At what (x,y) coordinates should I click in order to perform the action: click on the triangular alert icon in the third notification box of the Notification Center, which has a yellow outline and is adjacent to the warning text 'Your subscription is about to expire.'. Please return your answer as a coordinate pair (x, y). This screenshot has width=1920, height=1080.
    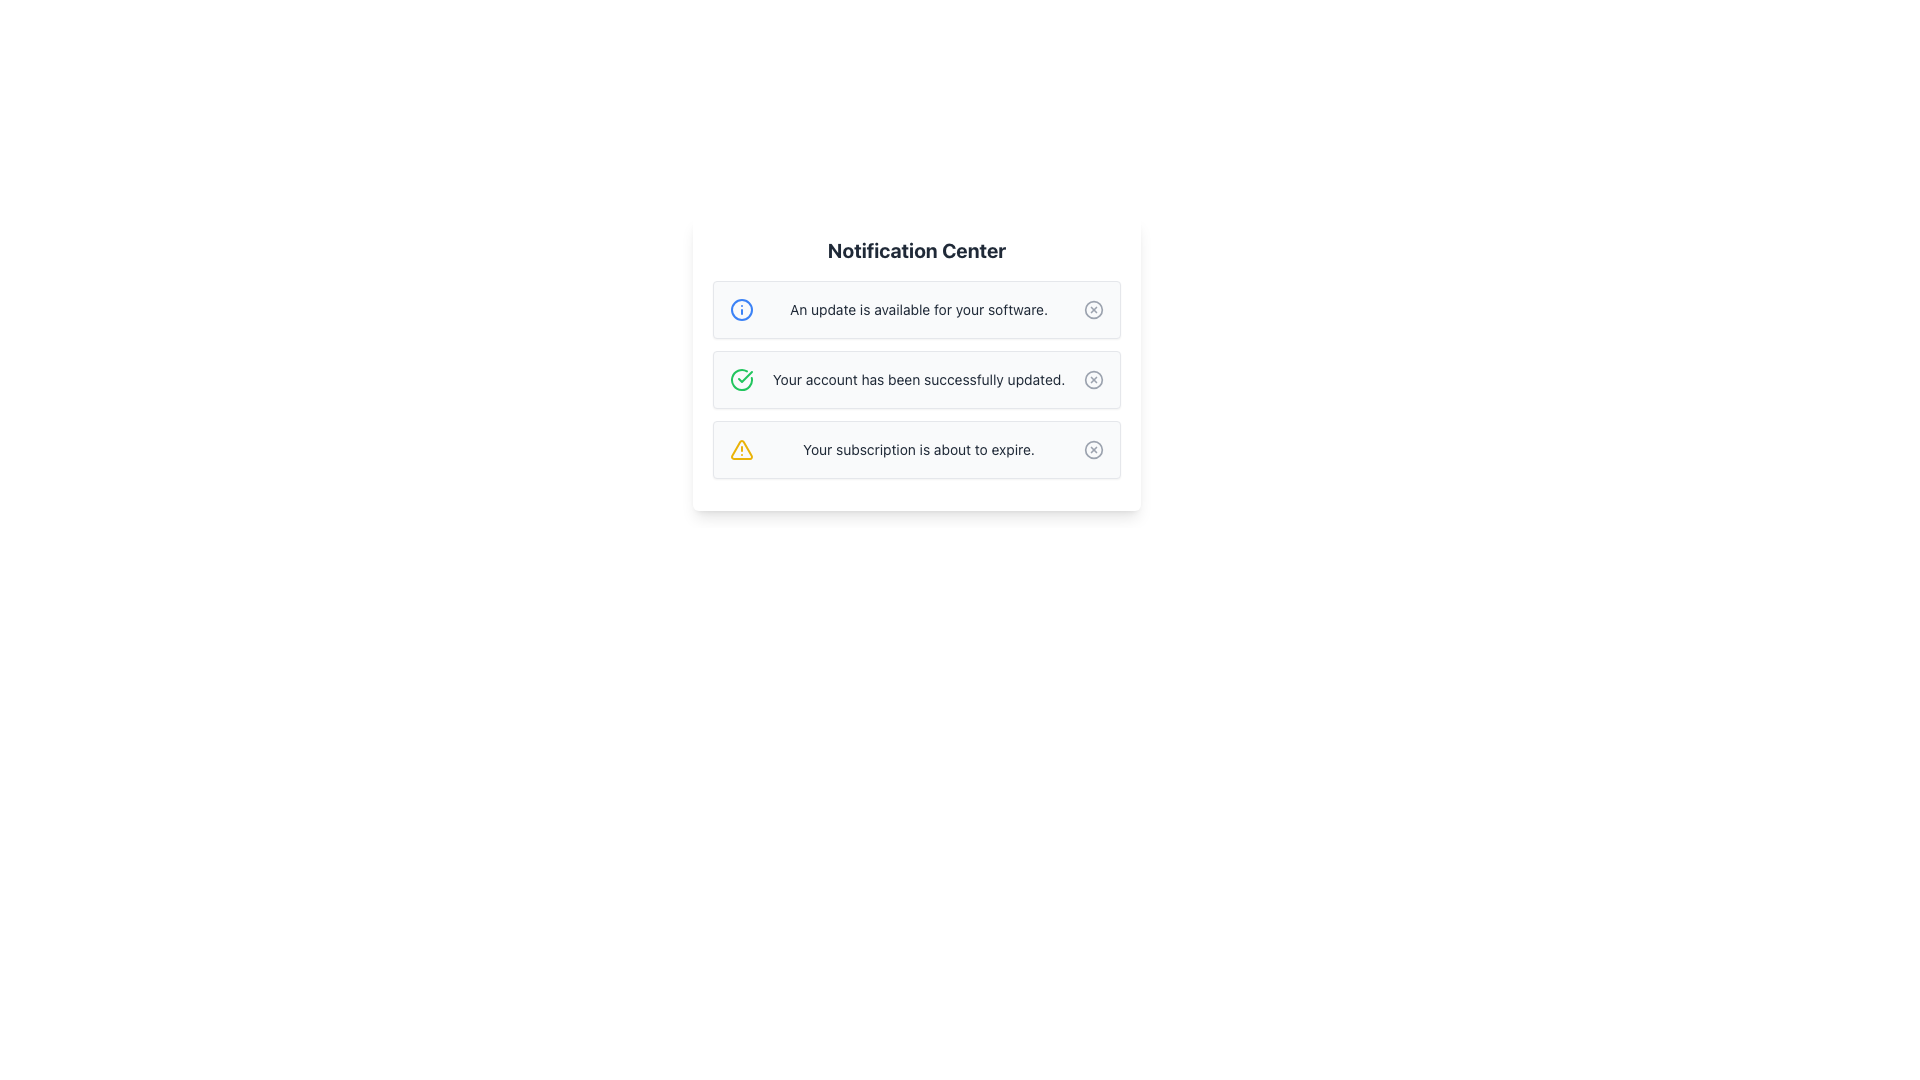
    Looking at the image, I should click on (741, 450).